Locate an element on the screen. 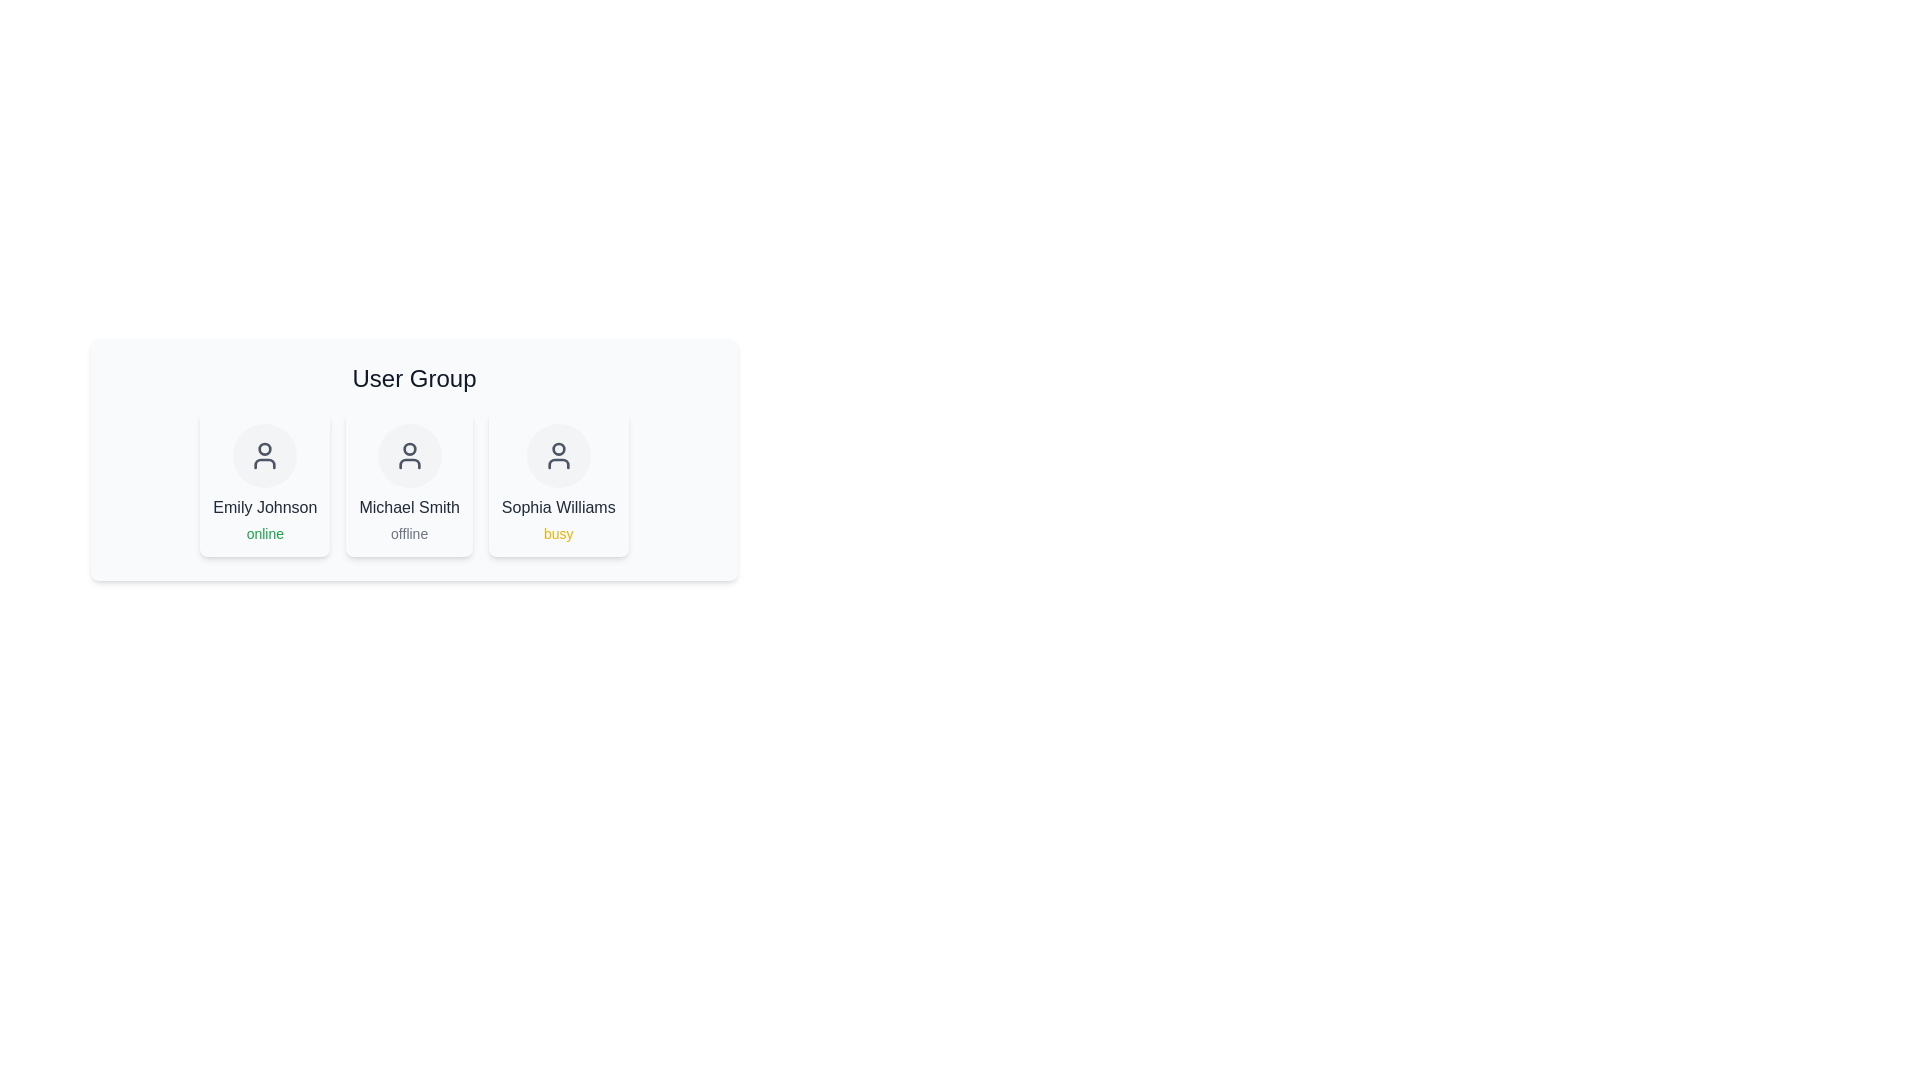 This screenshot has height=1080, width=1920. the online status label indicating the user 'Emily Johnson' located beneath the name in her profile card is located at coordinates (264, 532).